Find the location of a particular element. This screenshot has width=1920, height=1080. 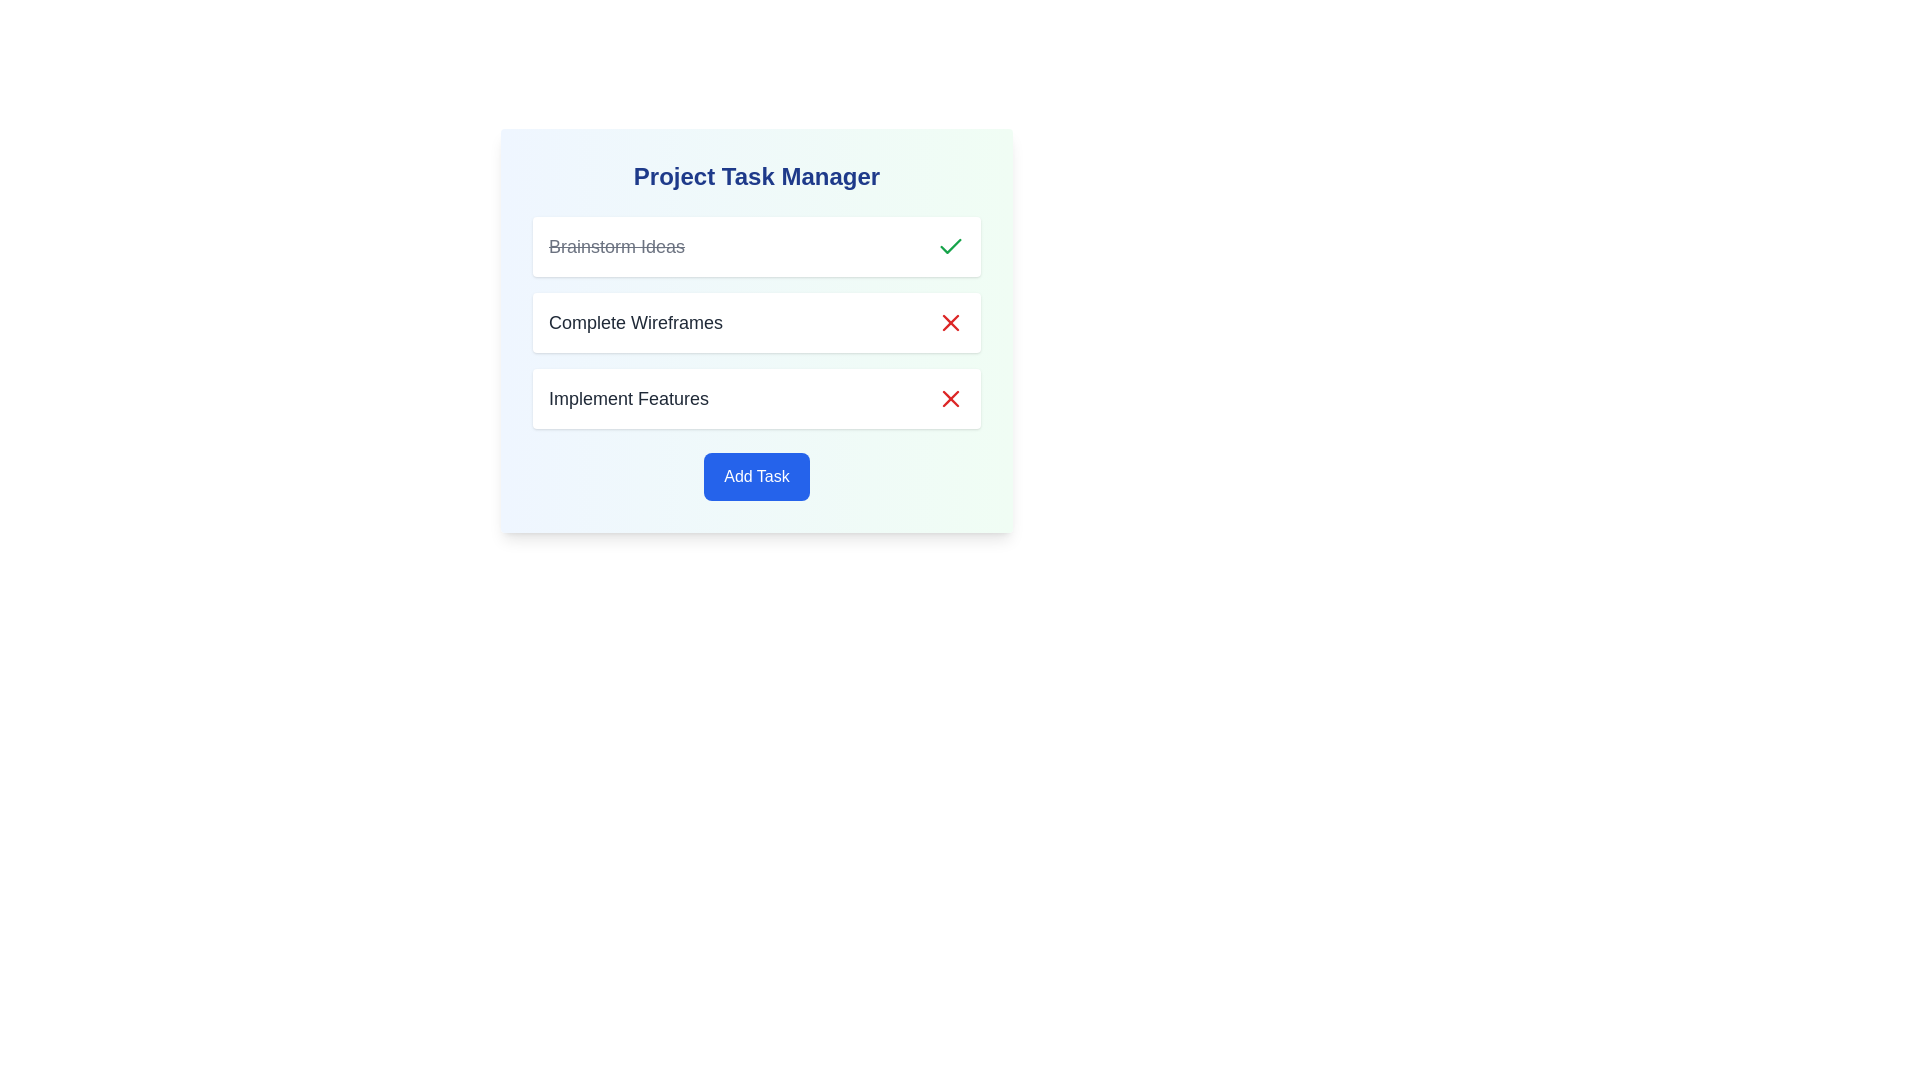

the graphic icon (checkmark) indicating task completion in the task management interface, located above and to the right of the 'Brainstorm Ideas' text is located at coordinates (949, 245).